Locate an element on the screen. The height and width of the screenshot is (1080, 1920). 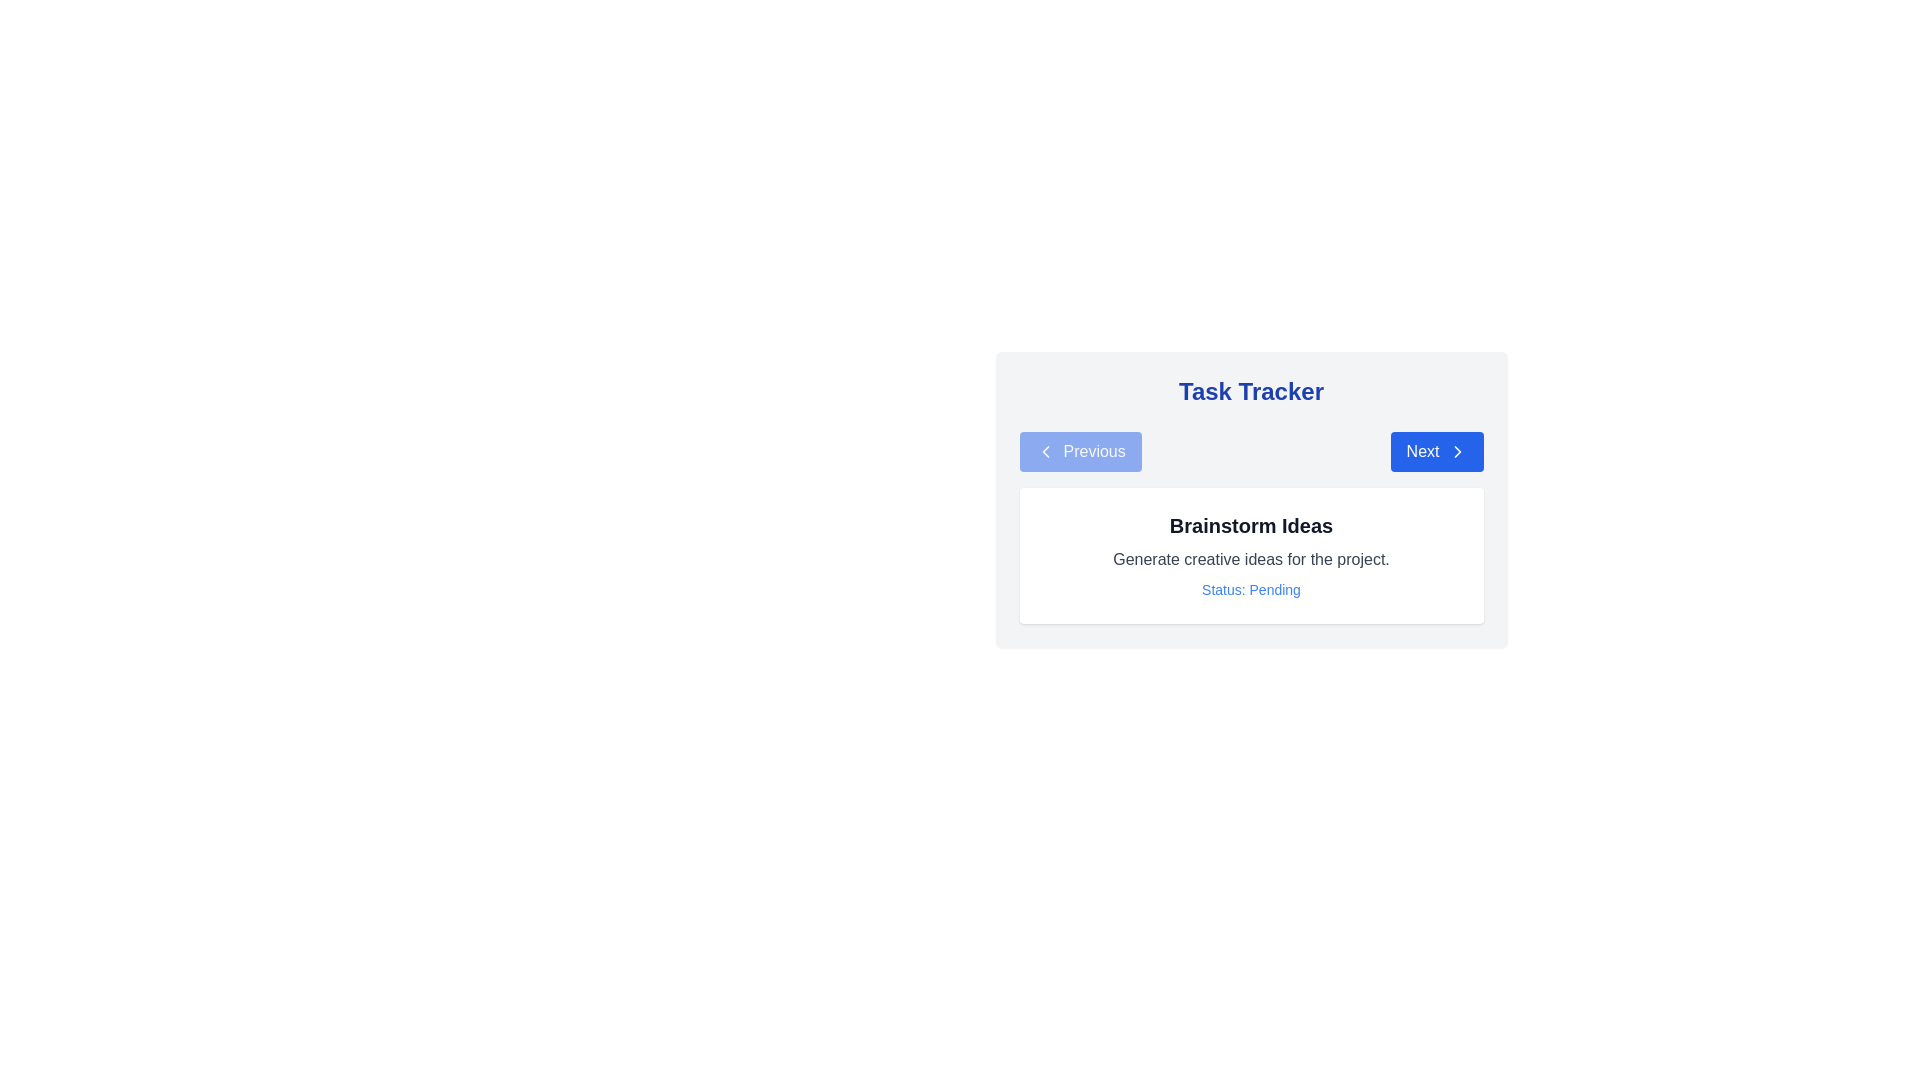
the task display card in the task tracker system, which provides information about a task such as its title, description, and current status is located at coordinates (1250, 499).